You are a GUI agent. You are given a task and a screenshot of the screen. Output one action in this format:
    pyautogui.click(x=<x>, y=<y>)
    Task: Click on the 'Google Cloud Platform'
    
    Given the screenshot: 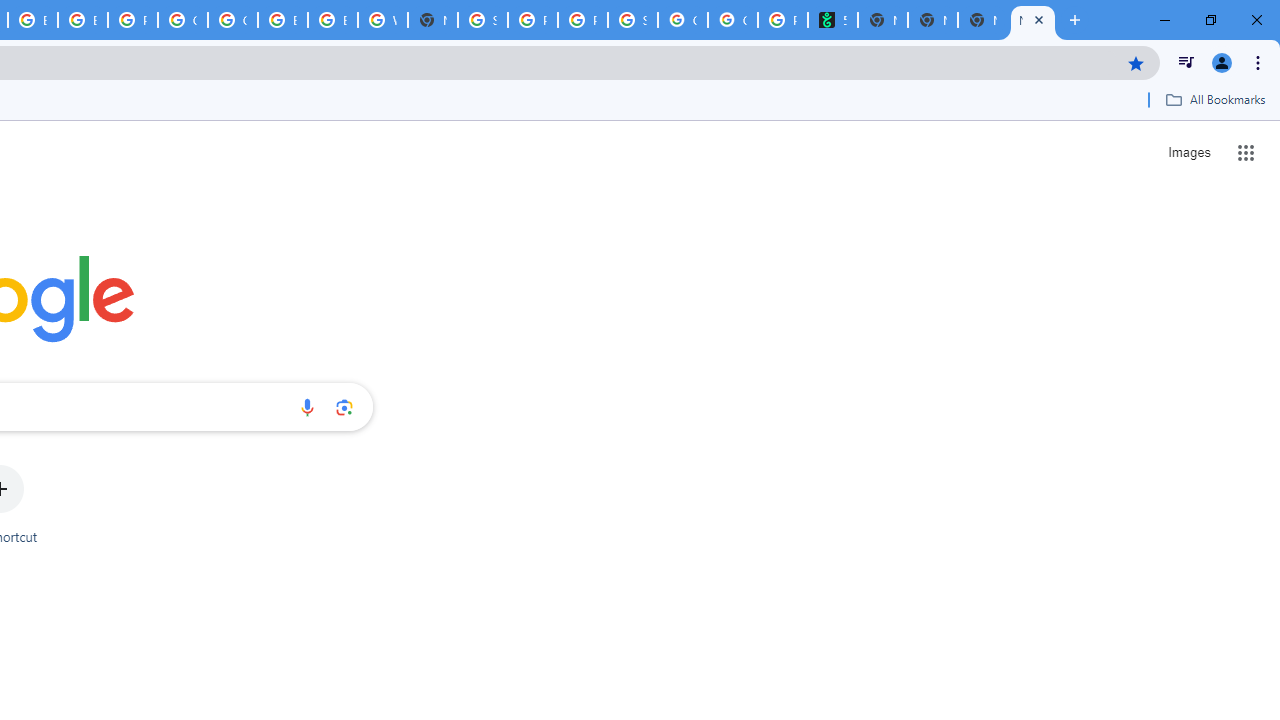 What is the action you would take?
    pyautogui.click(x=232, y=20)
    